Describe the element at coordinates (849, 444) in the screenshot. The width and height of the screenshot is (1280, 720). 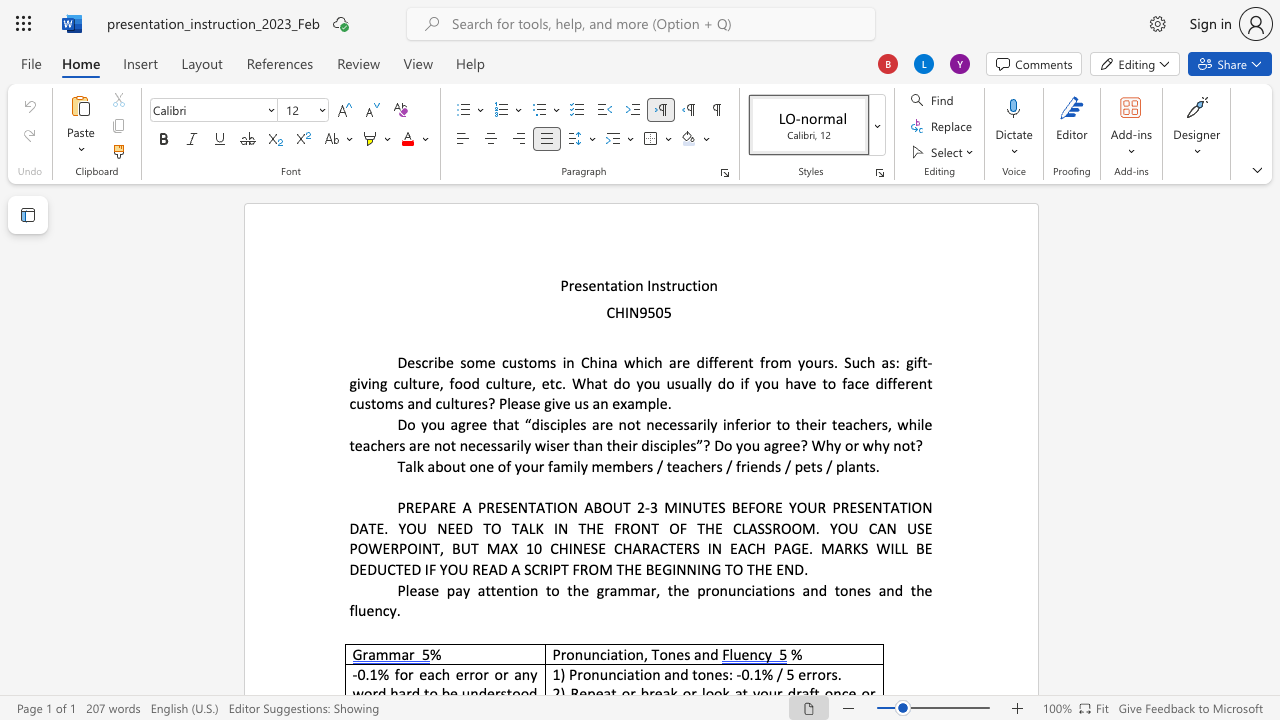
I see `the 9th character "o" in the text` at that location.